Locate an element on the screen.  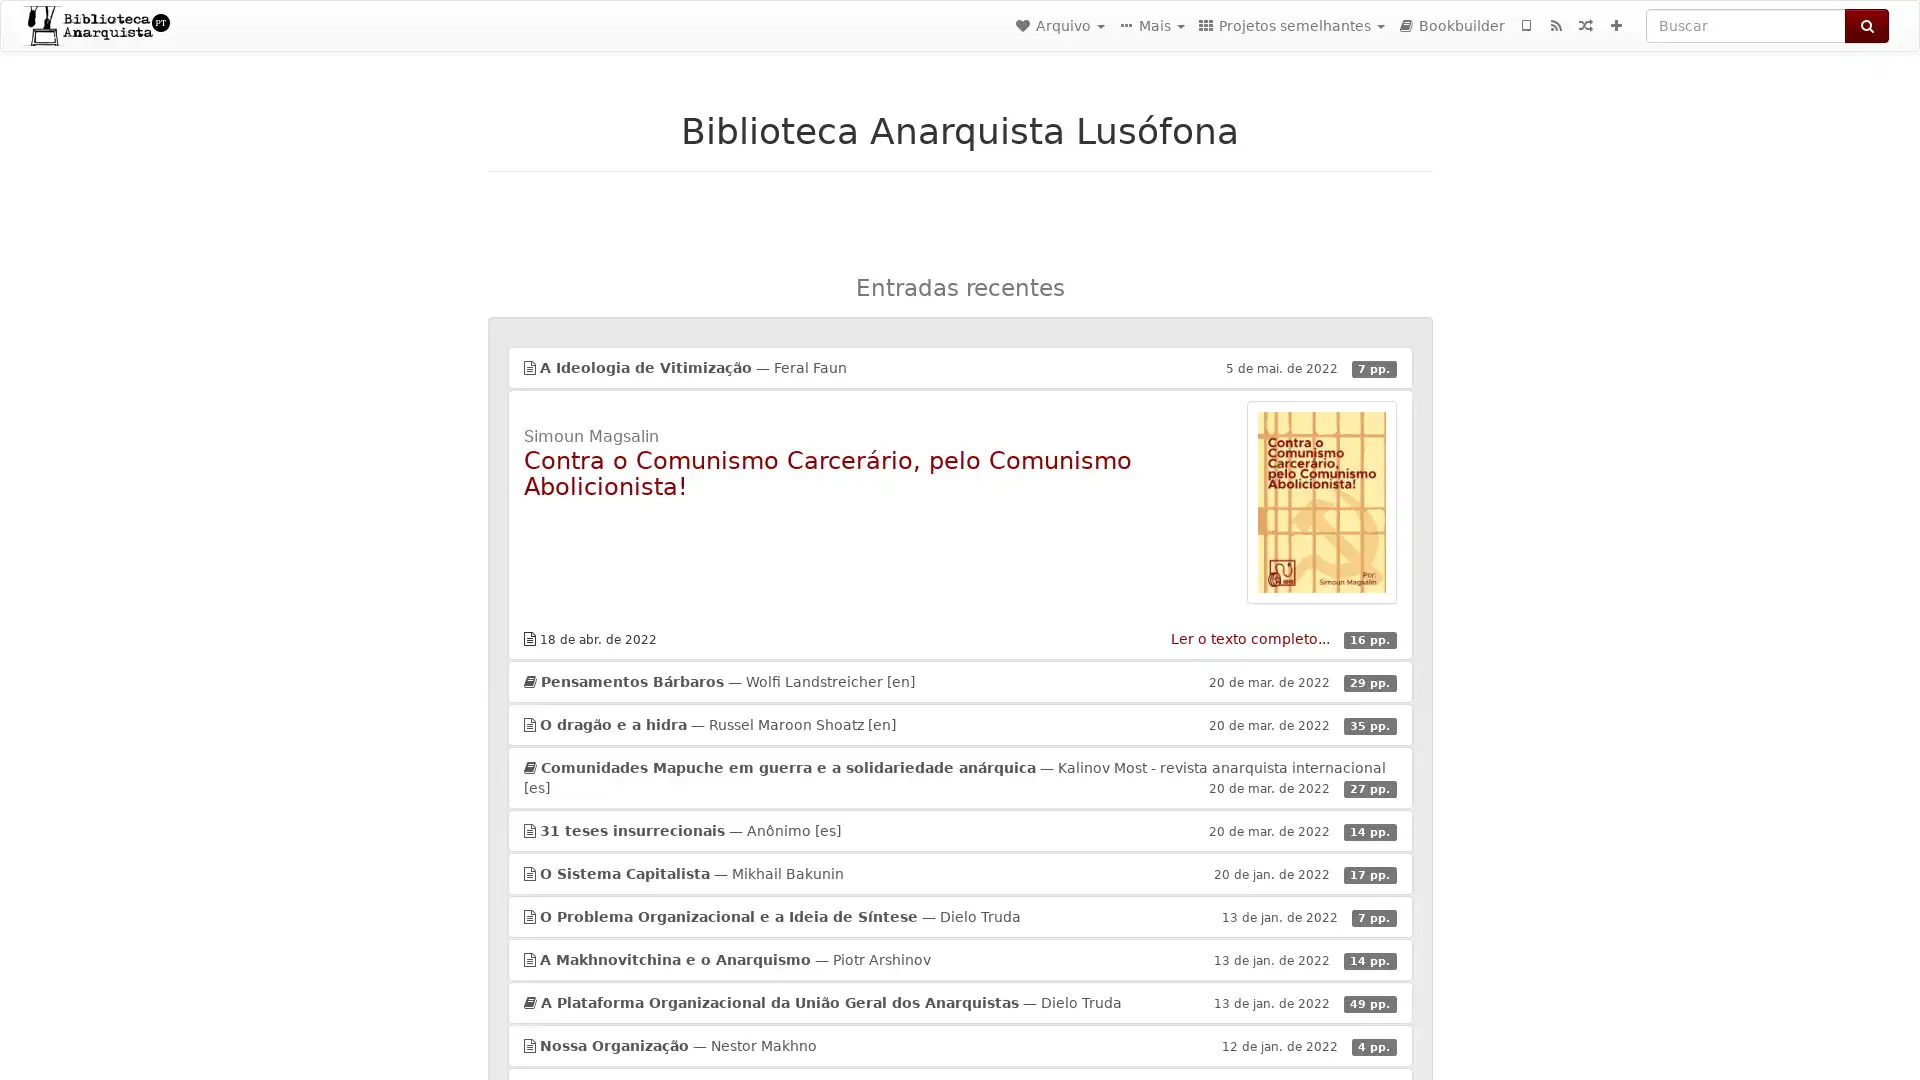
Buscar is located at coordinates (1866, 26).